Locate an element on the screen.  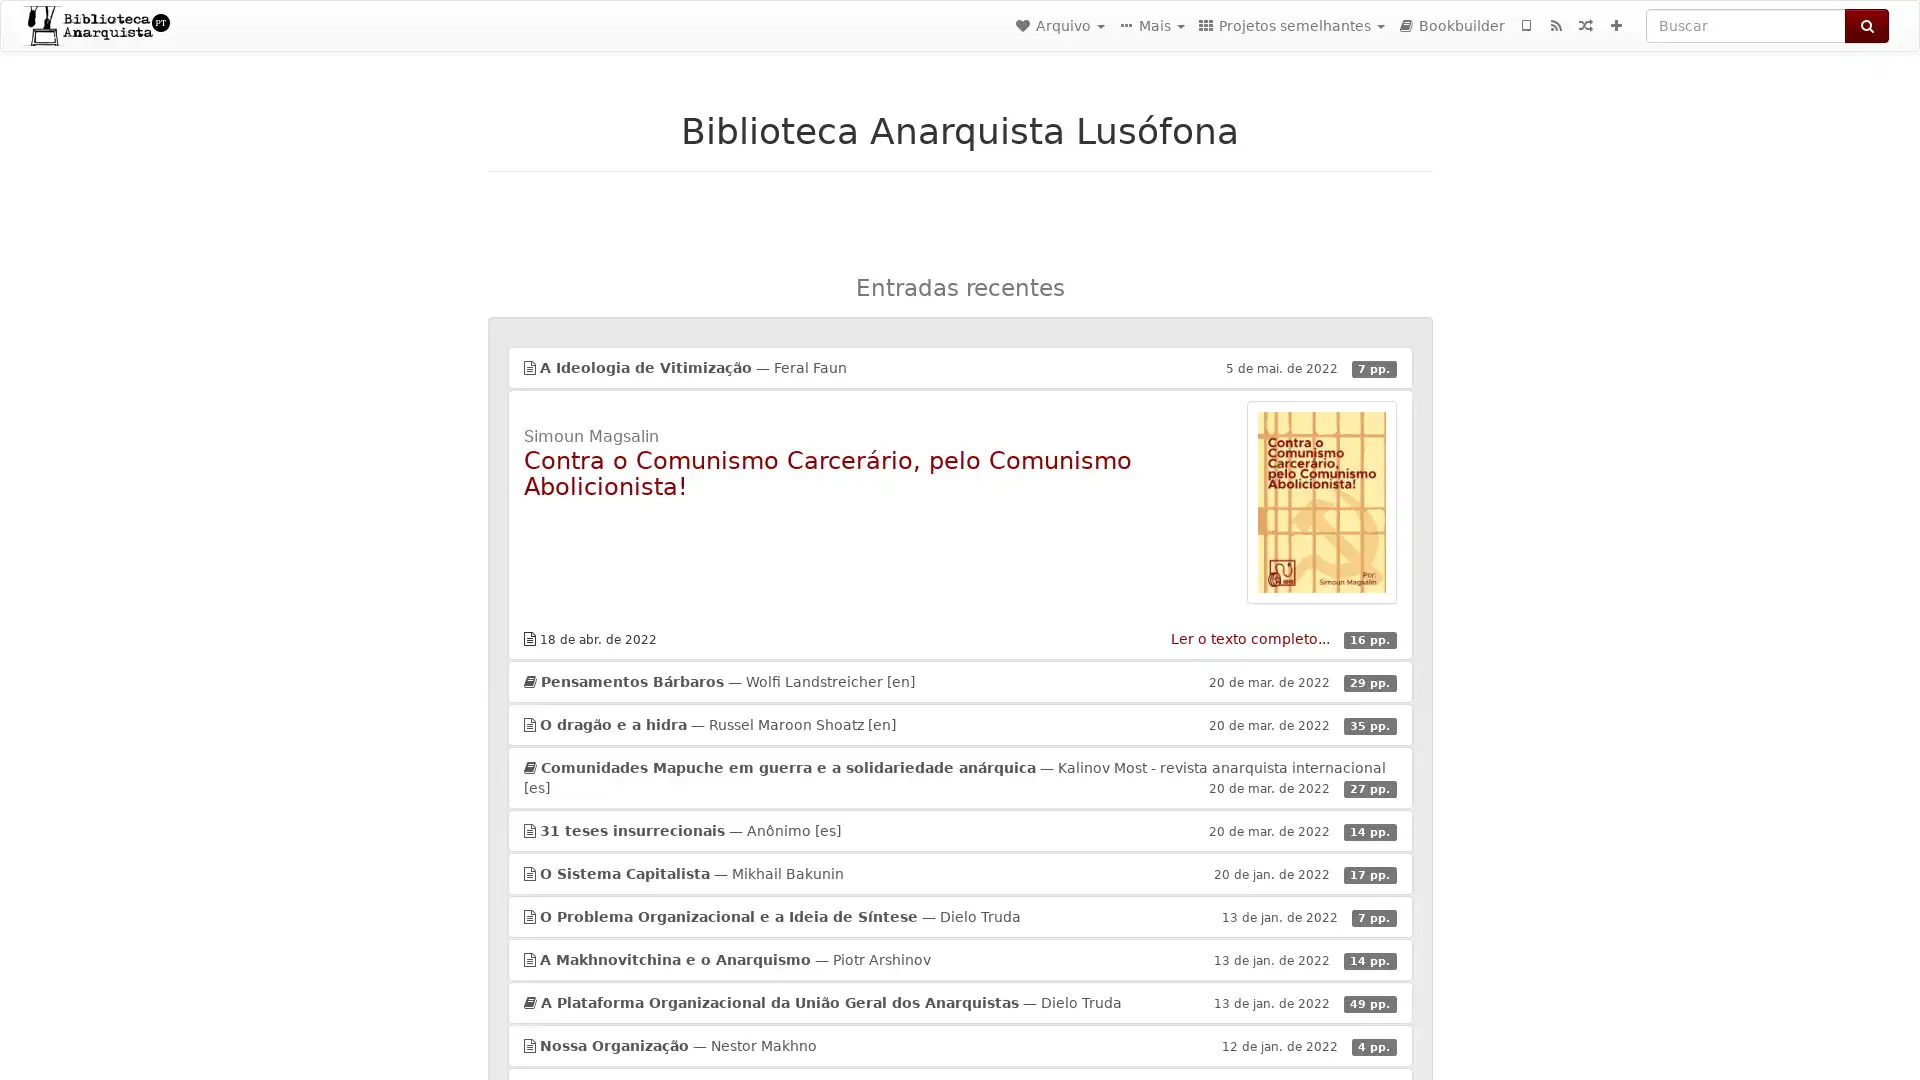
Buscar is located at coordinates (1866, 26).